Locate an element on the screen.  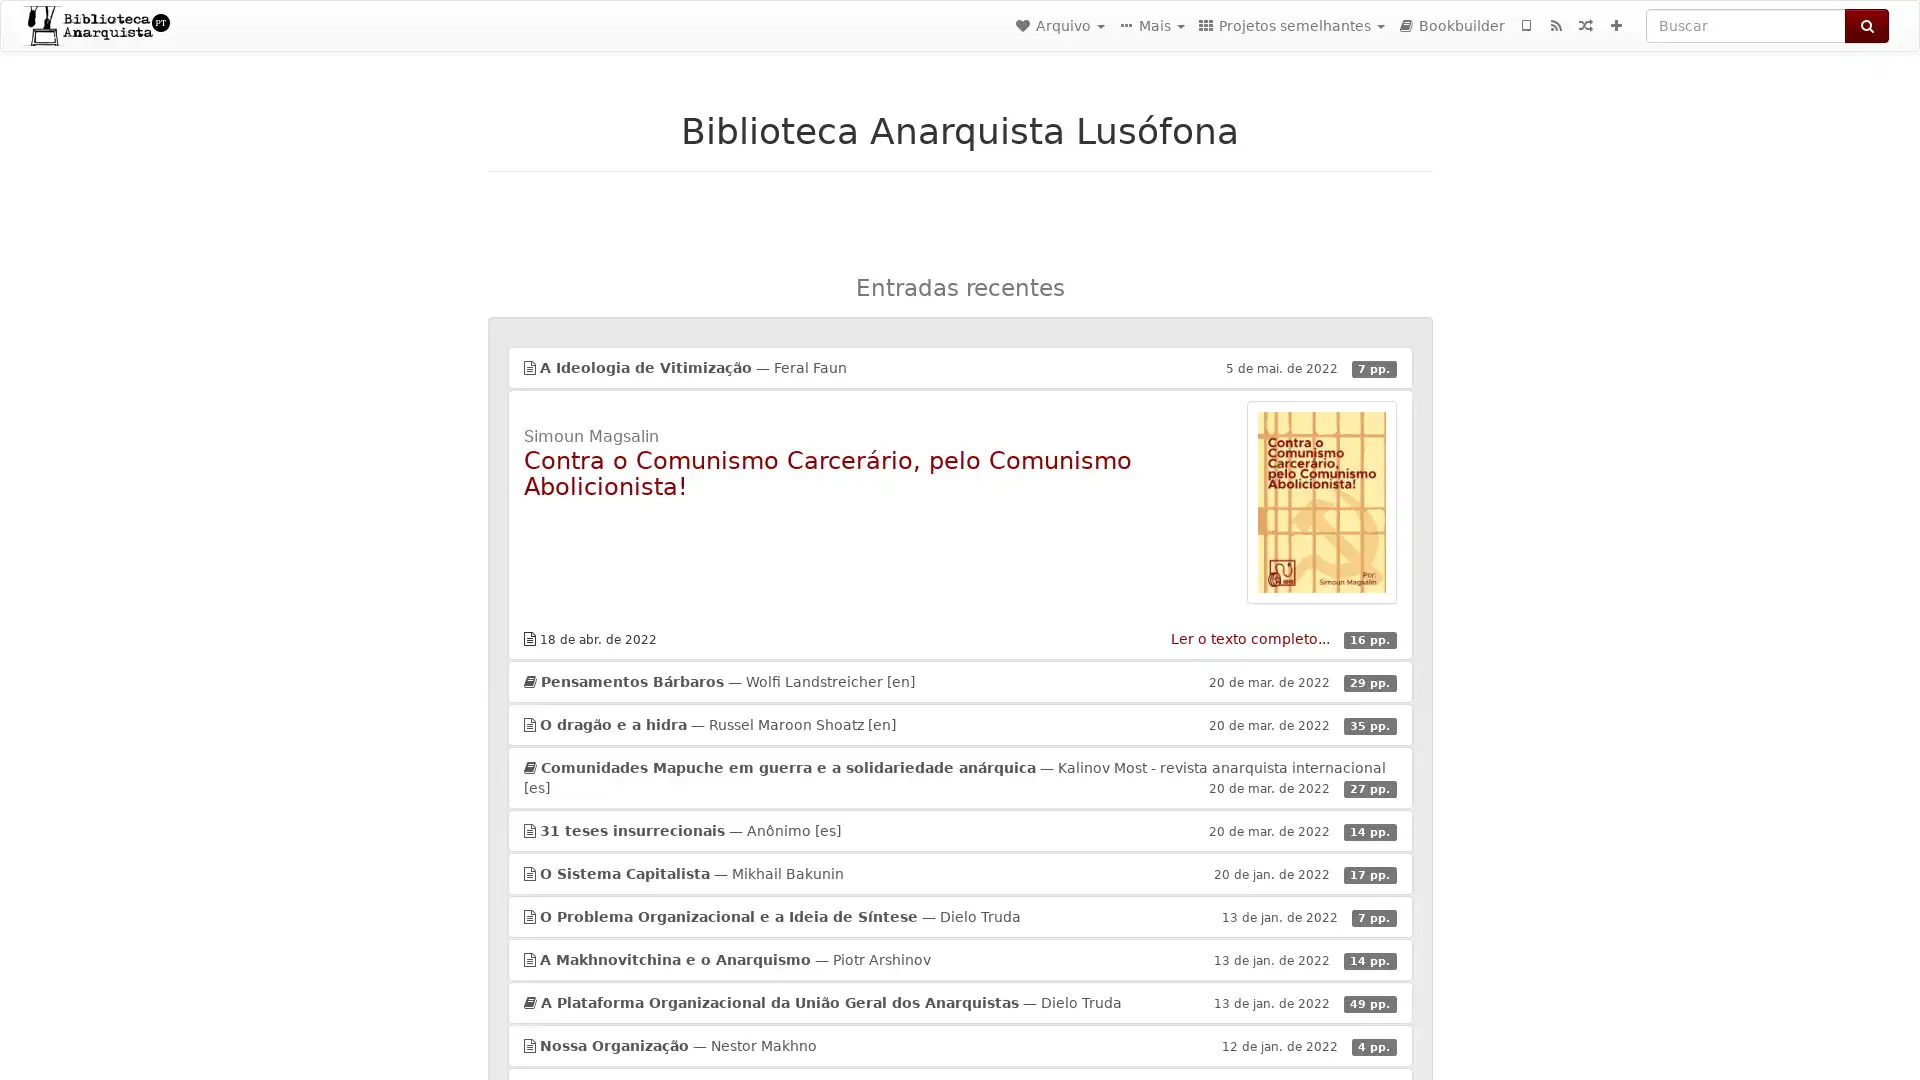
Buscar is located at coordinates (1866, 26).